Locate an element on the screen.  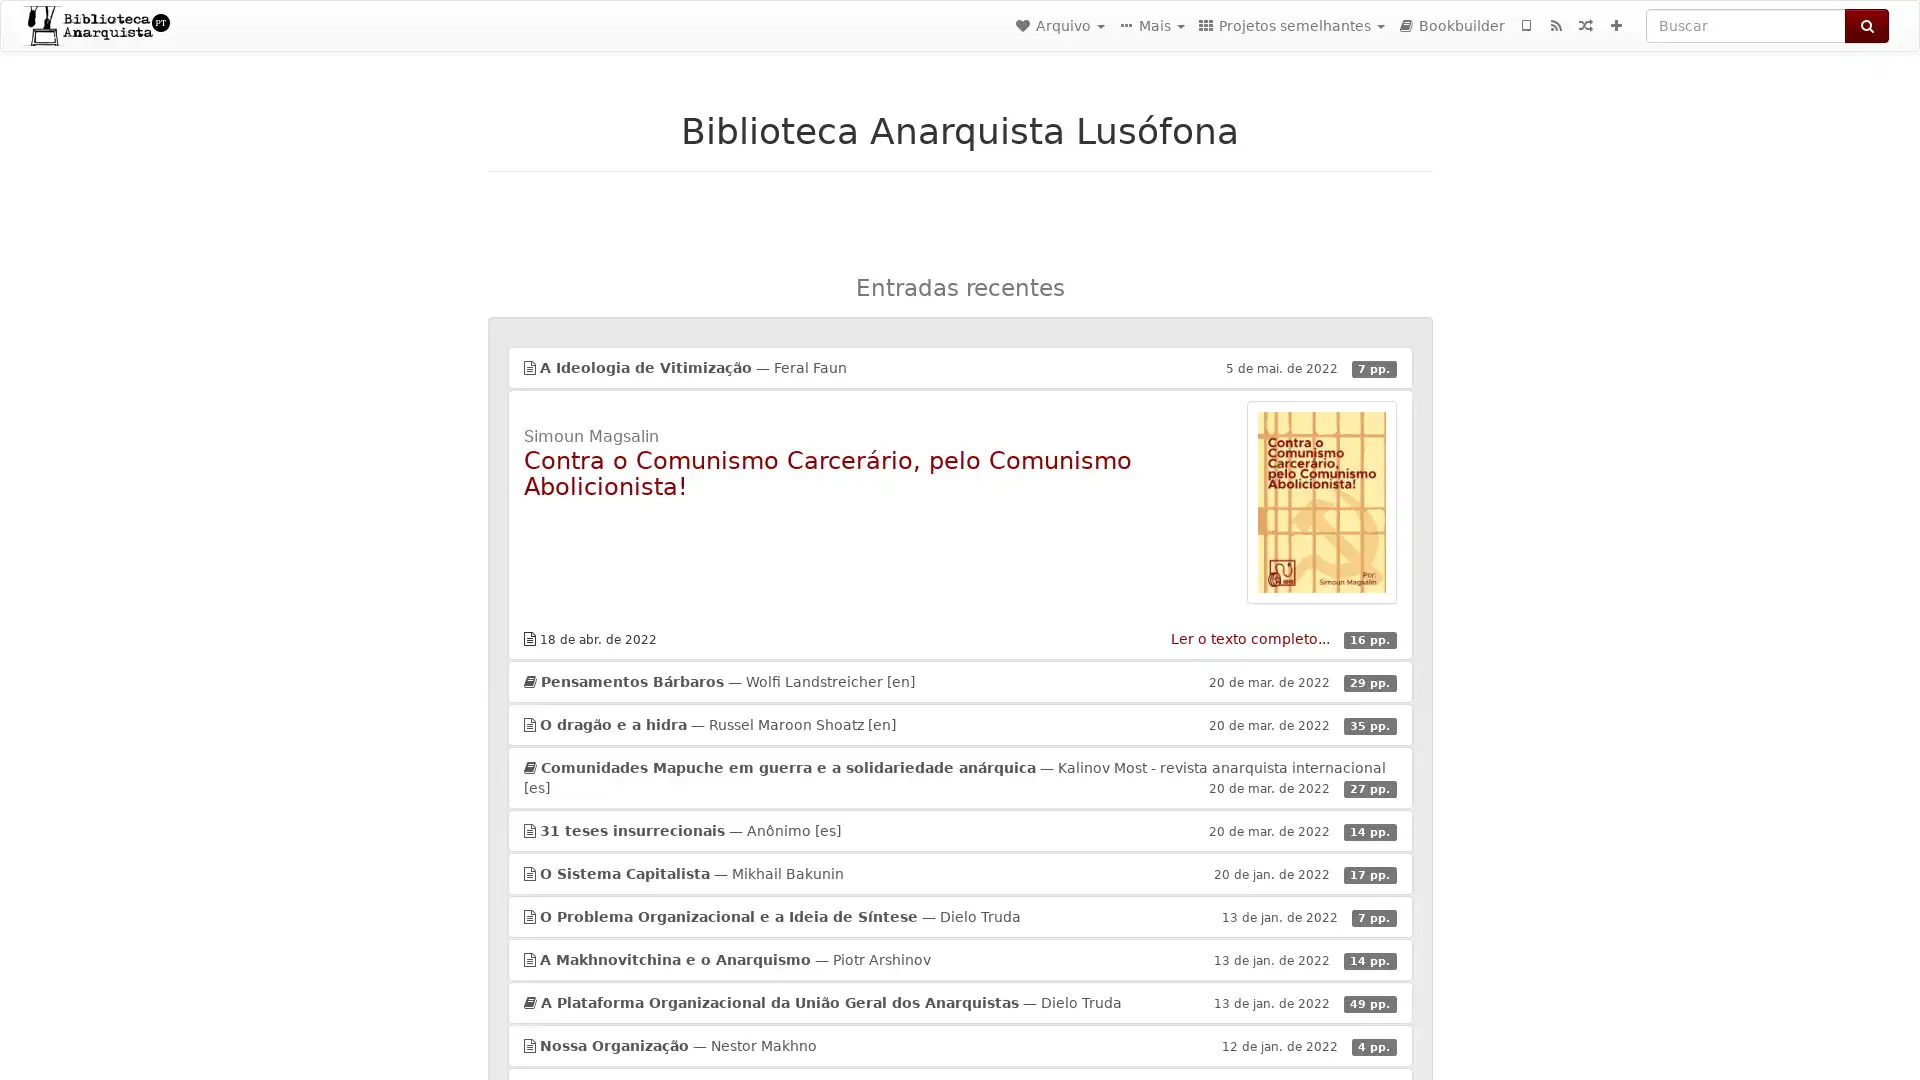
Buscar is located at coordinates (1866, 26).